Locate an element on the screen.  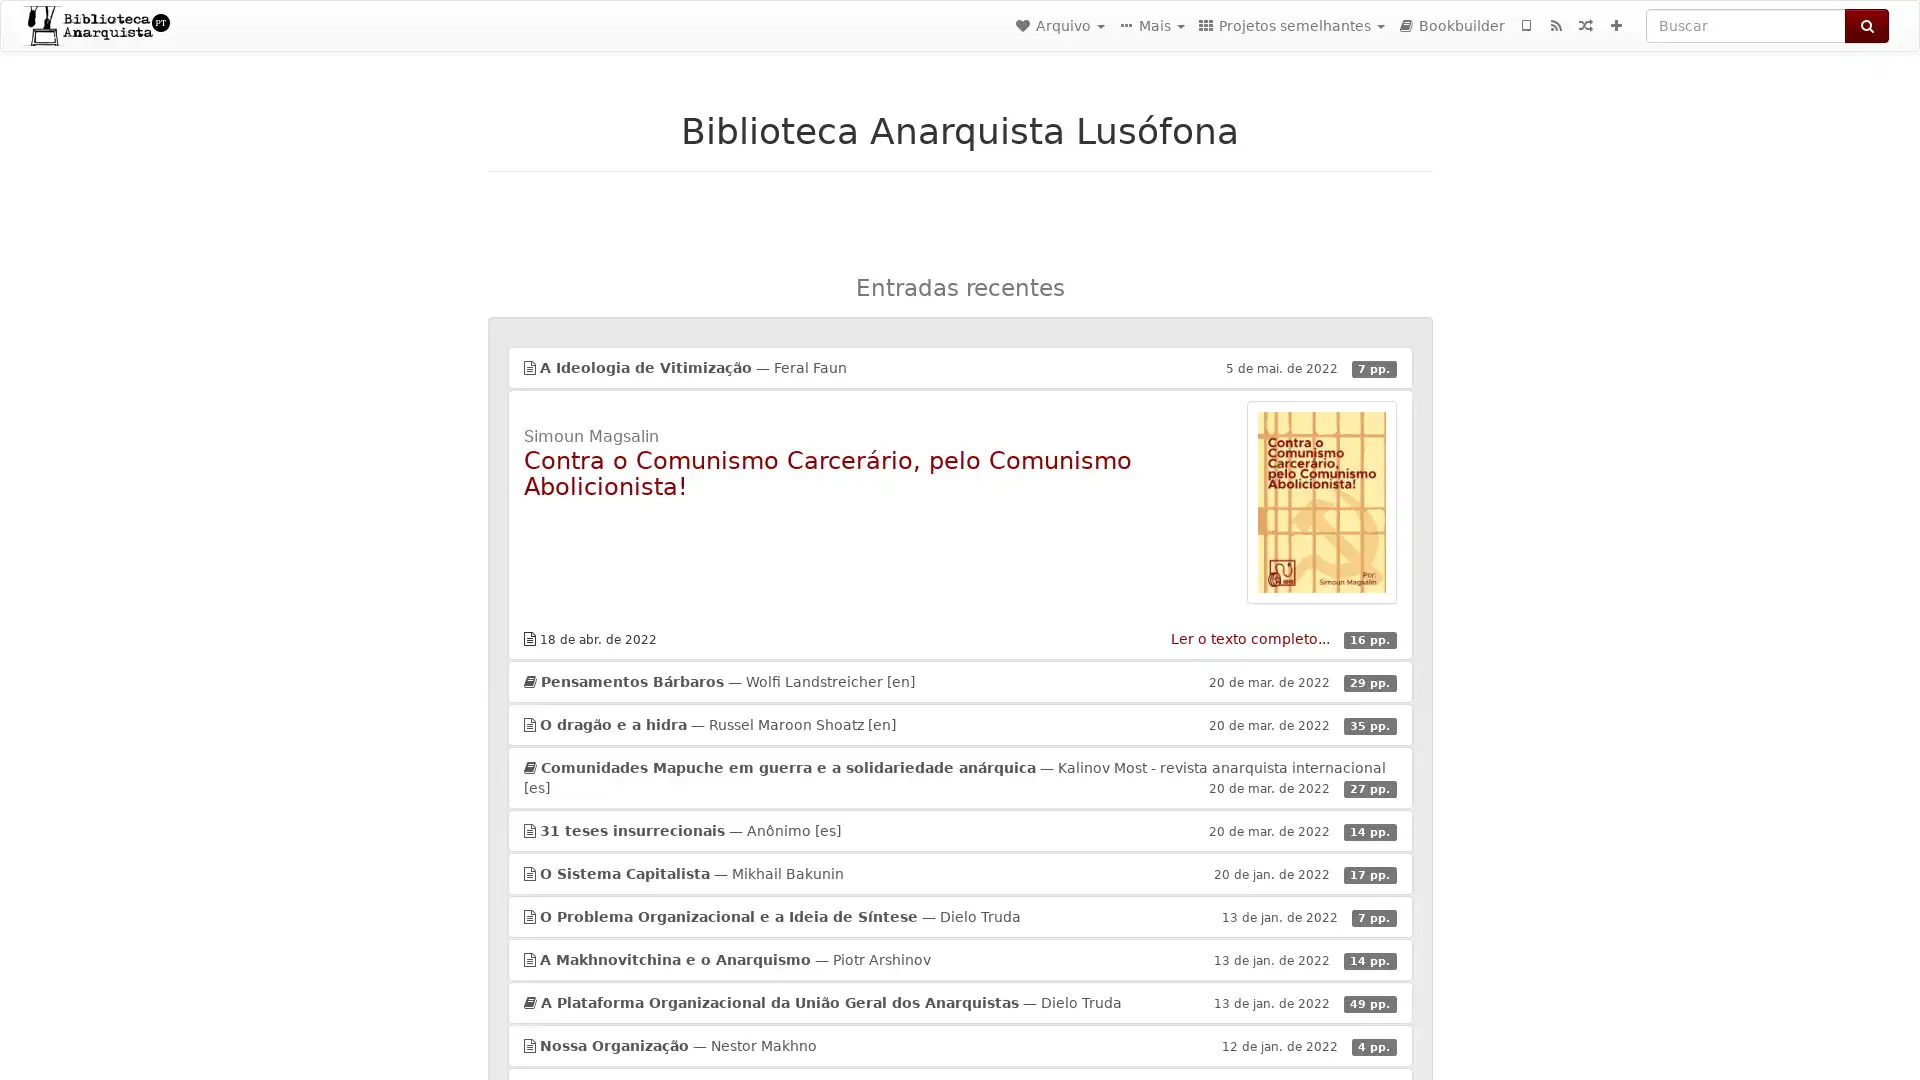
Buscar is located at coordinates (1866, 26).